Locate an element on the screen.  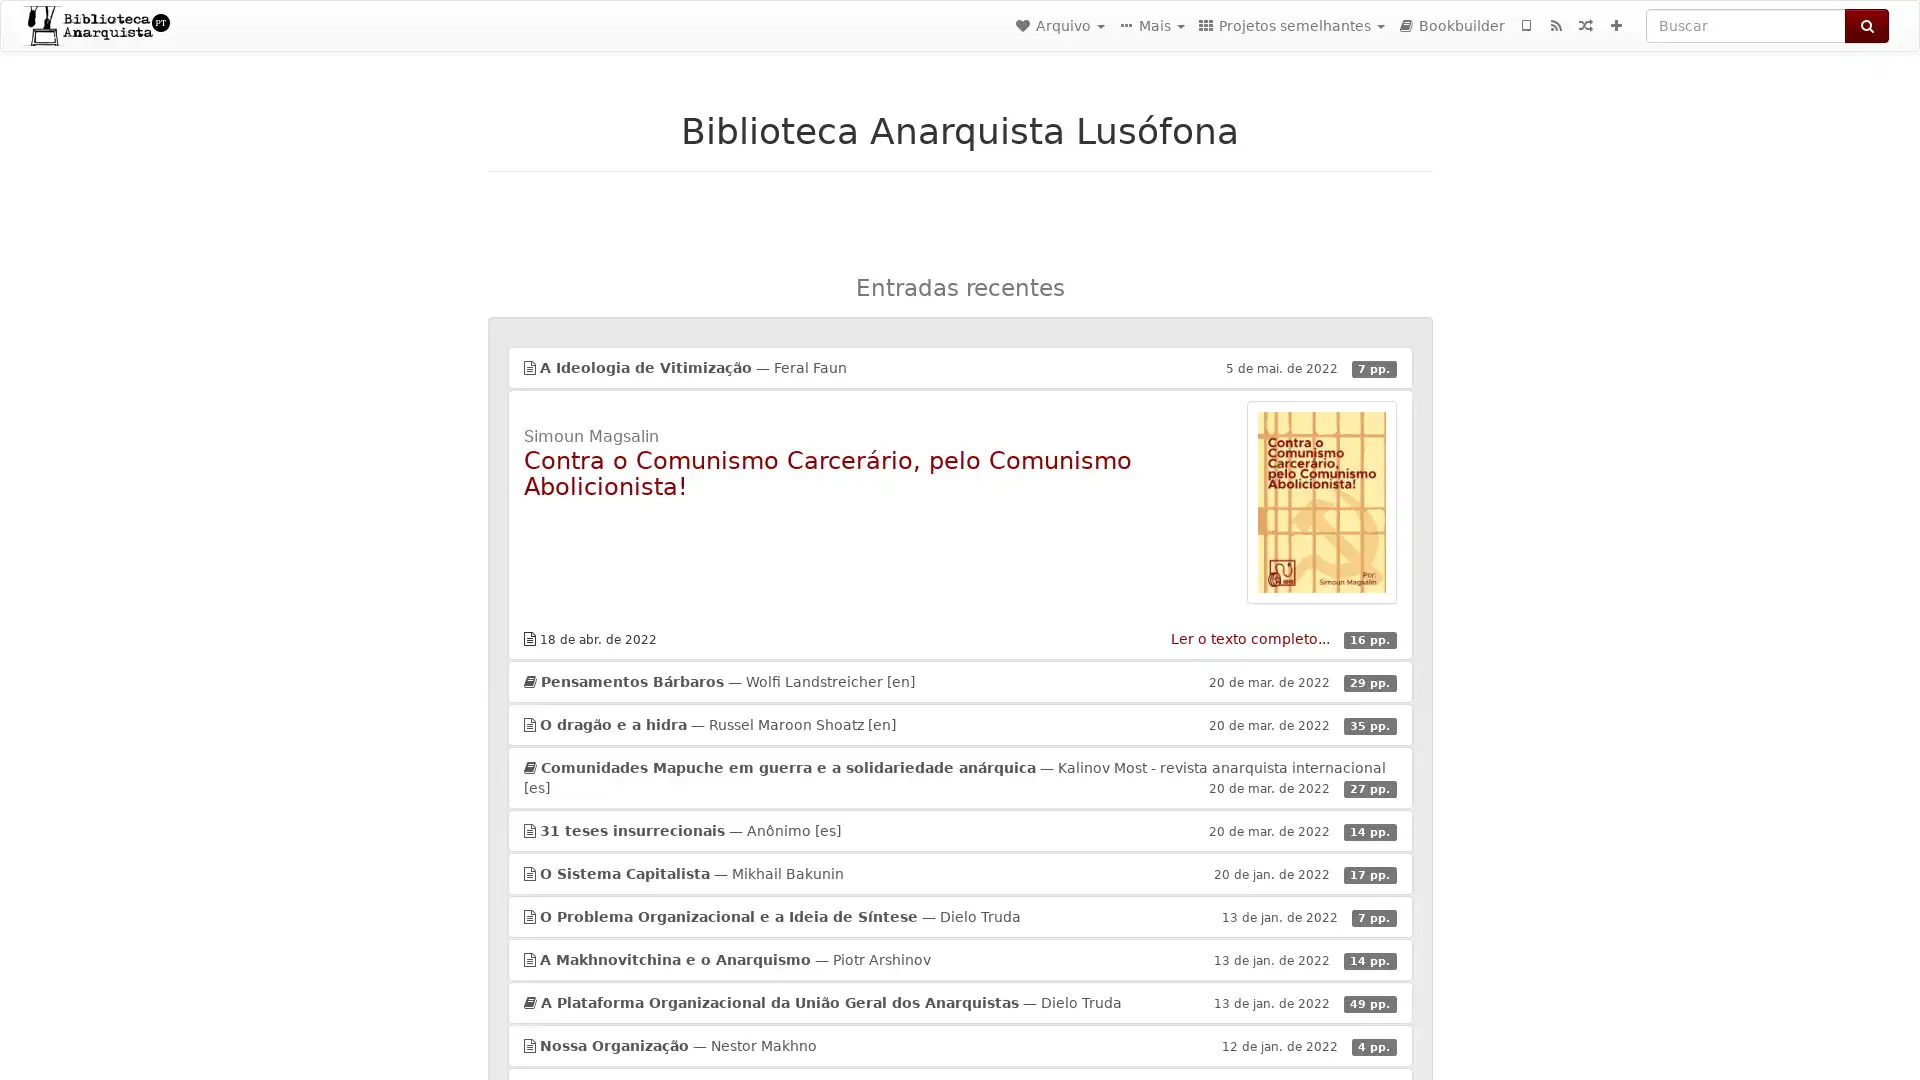
Buscar is located at coordinates (1866, 26).